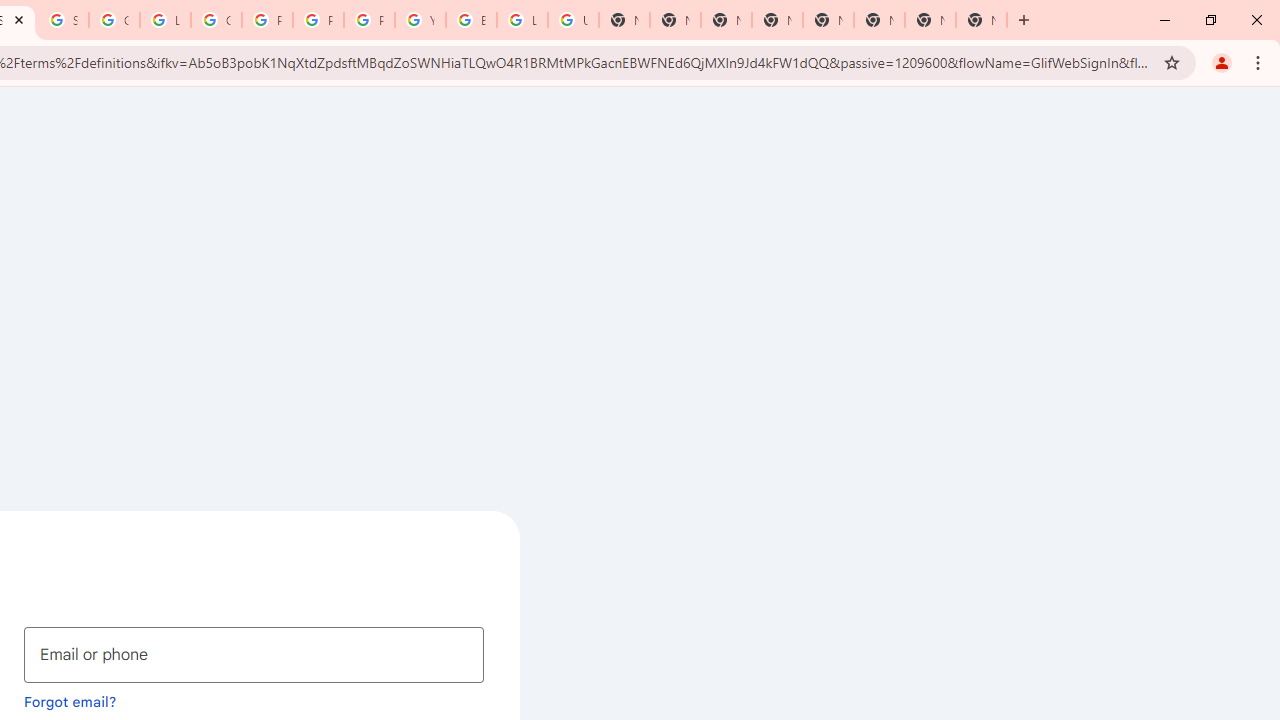 Image resolution: width=1280 pixels, height=720 pixels. I want to click on 'Privacy Help Center - Policies Help', so click(266, 20).